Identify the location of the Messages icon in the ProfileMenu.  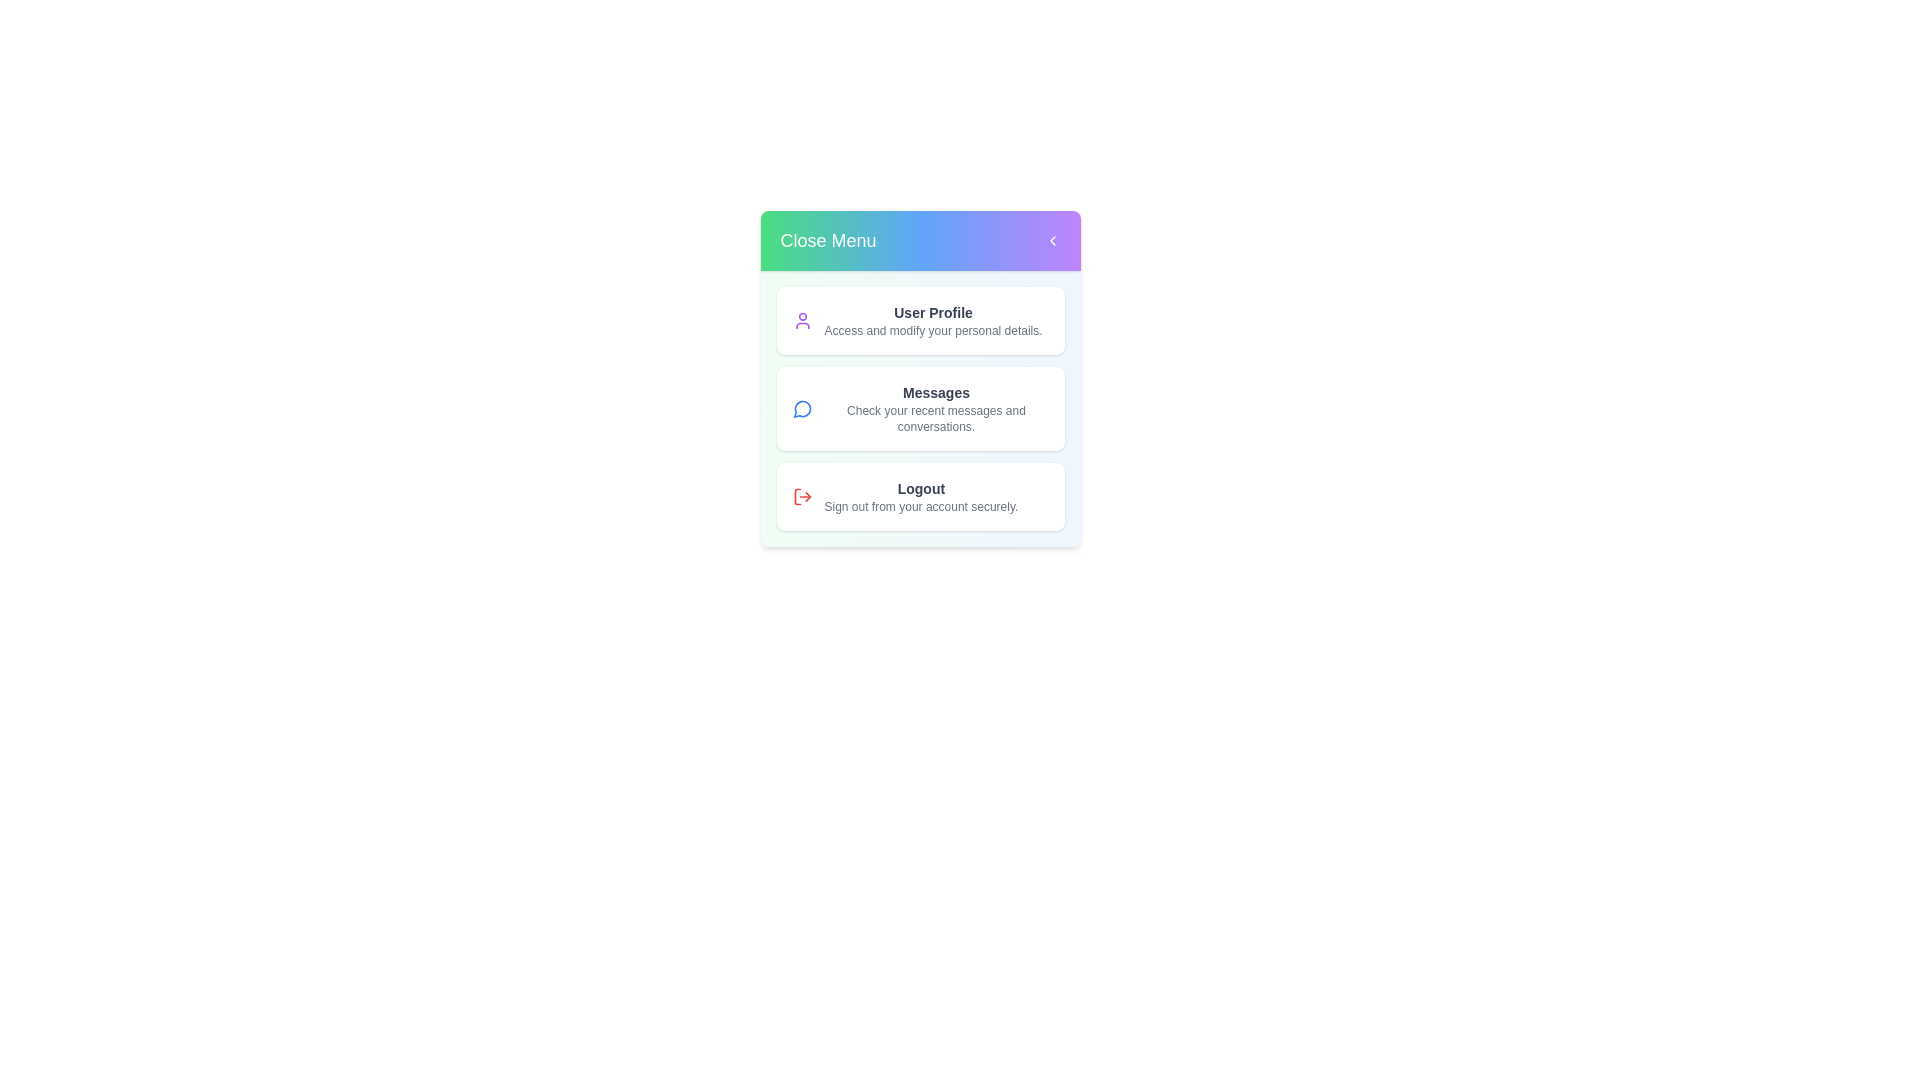
(802, 407).